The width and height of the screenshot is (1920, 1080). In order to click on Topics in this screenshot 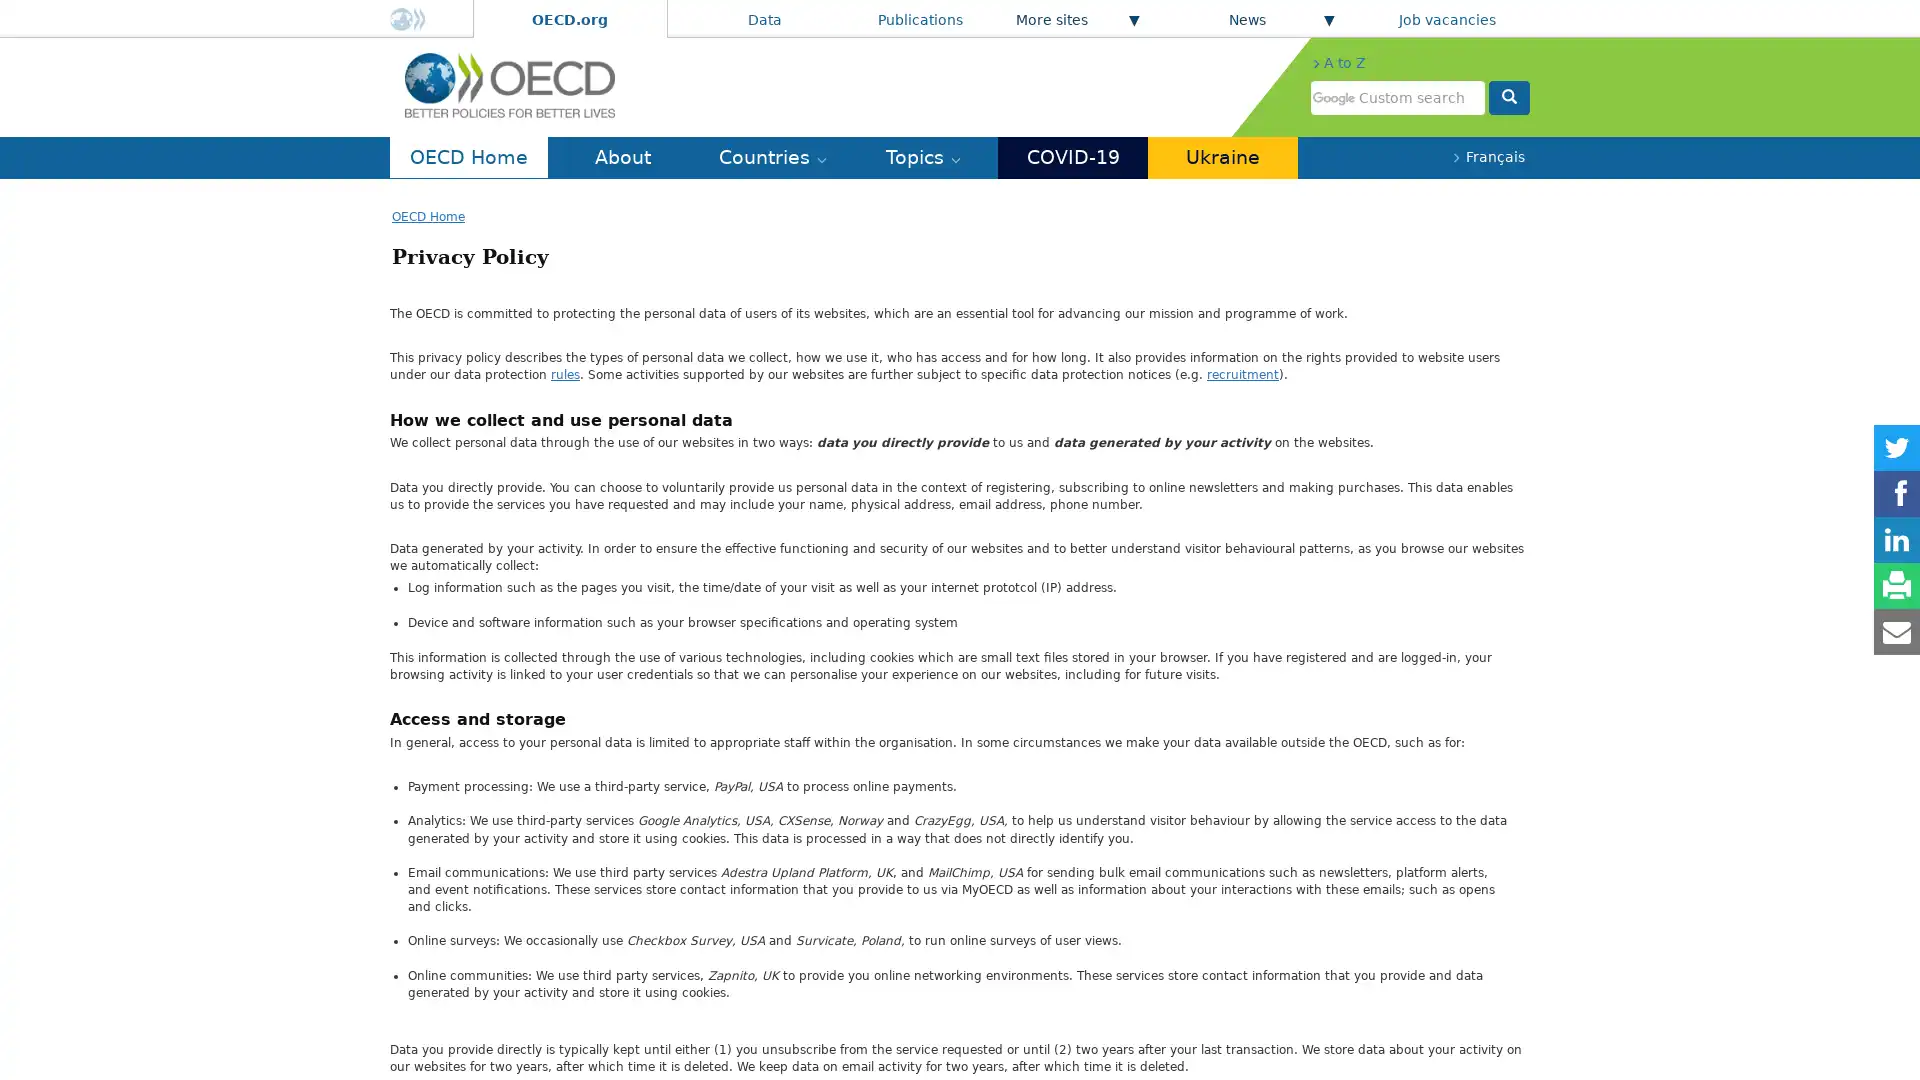, I will do `click(921, 156)`.